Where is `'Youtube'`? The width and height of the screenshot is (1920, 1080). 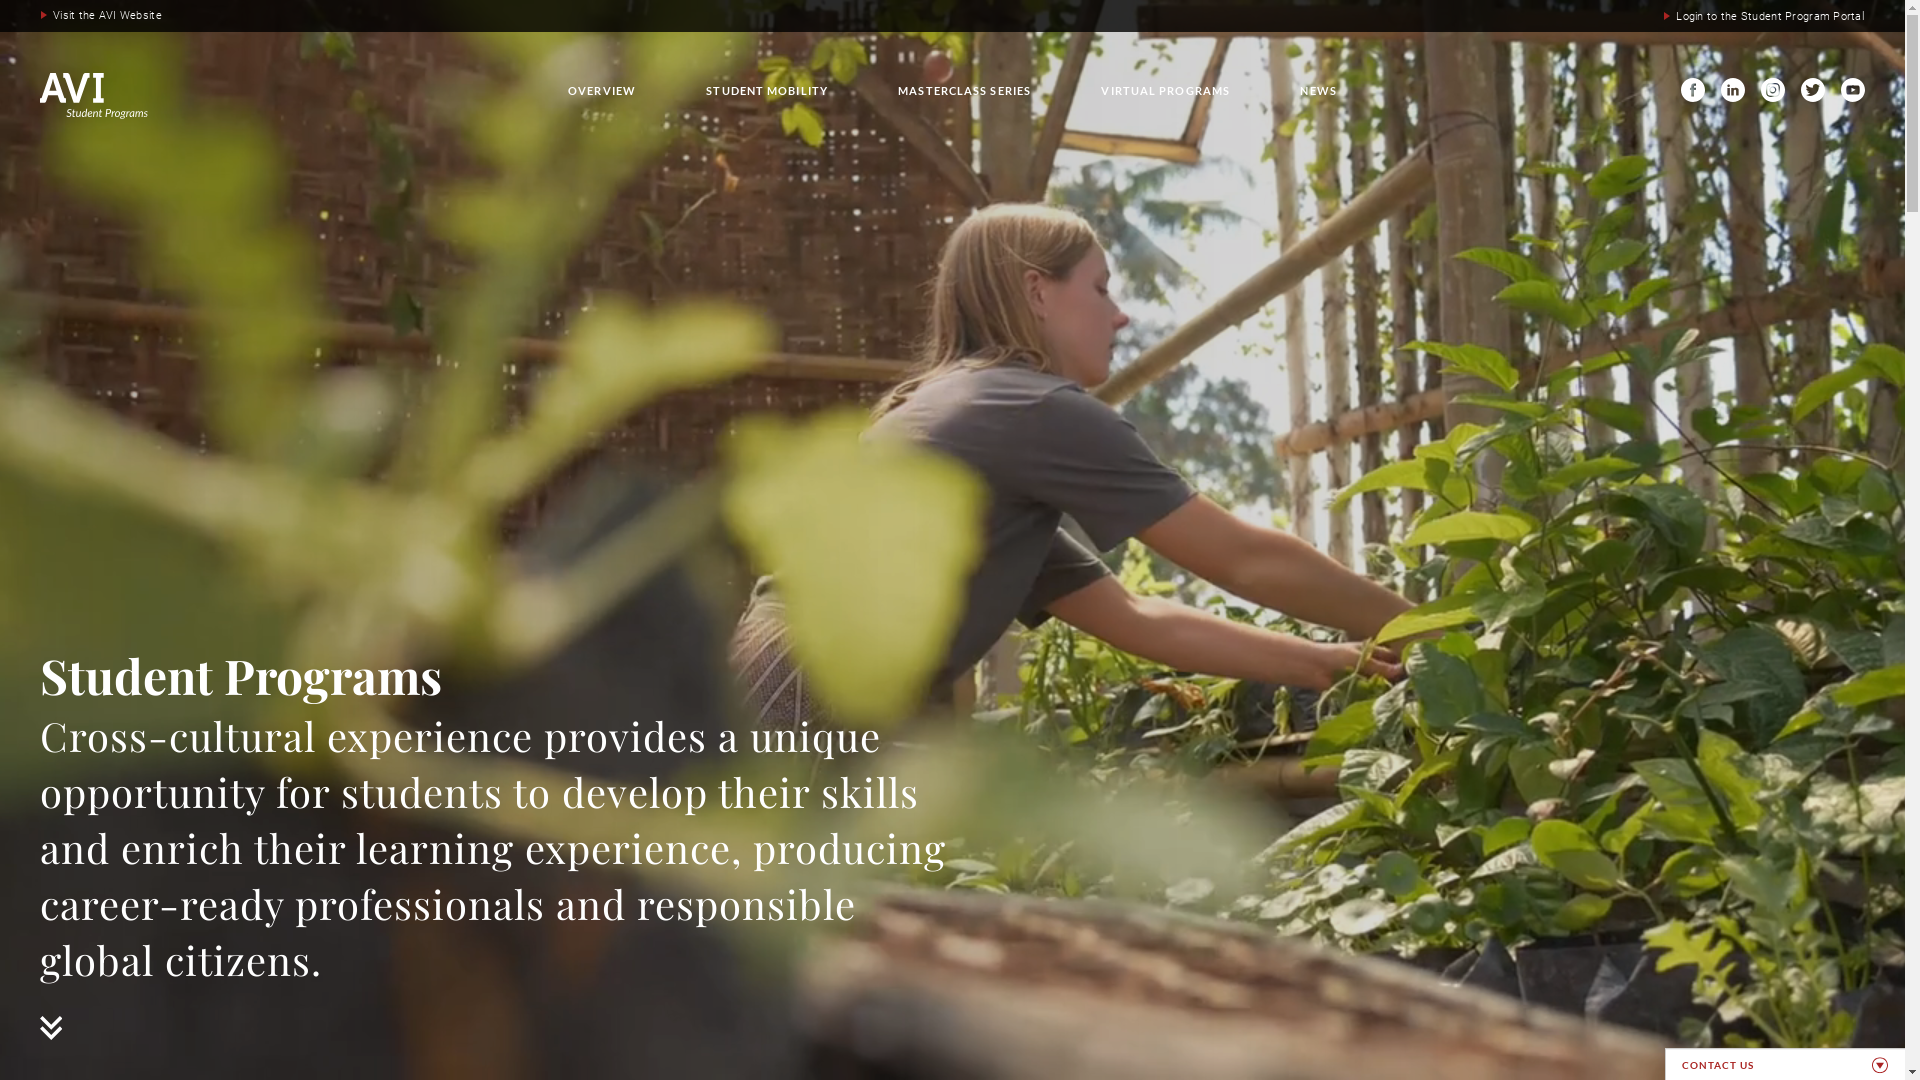 'Youtube' is located at coordinates (1851, 88).